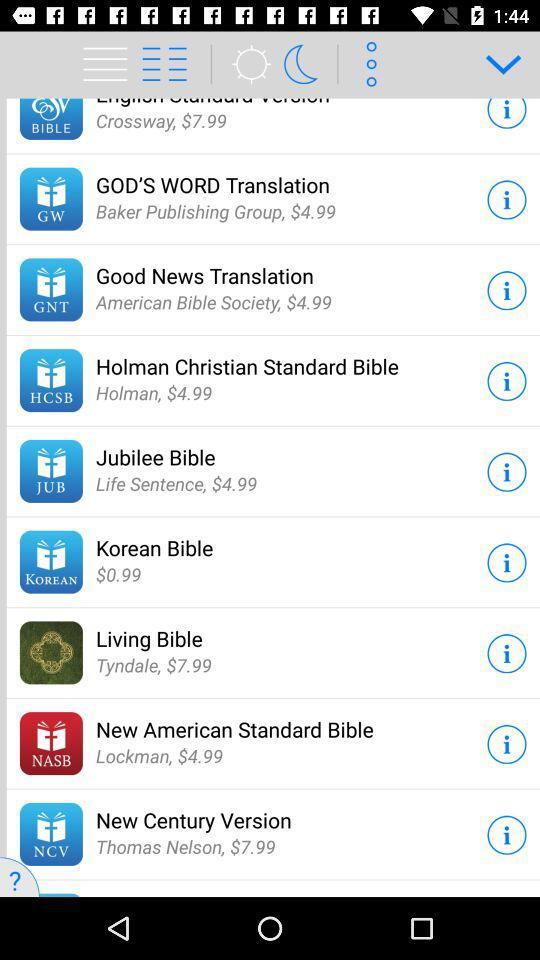  Describe the element at coordinates (98, 51) in the screenshot. I see `the menu icon` at that location.